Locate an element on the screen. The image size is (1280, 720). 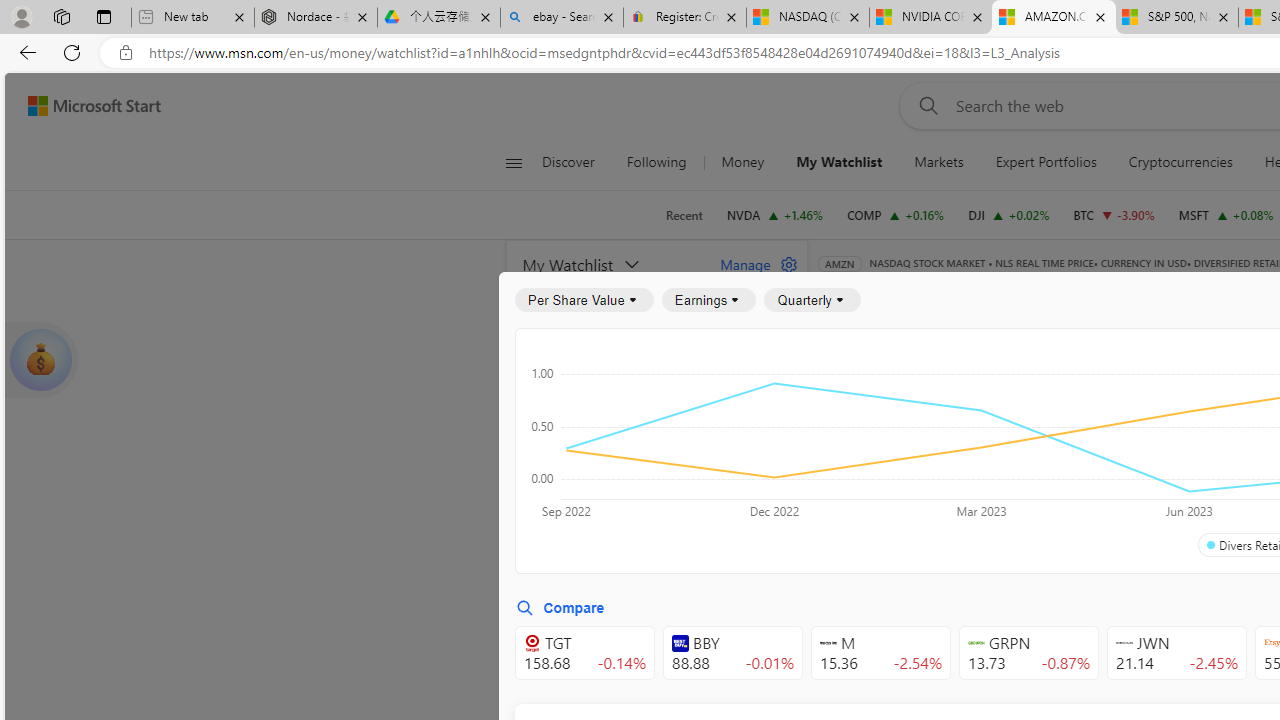
'Money' is located at coordinates (742, 162).